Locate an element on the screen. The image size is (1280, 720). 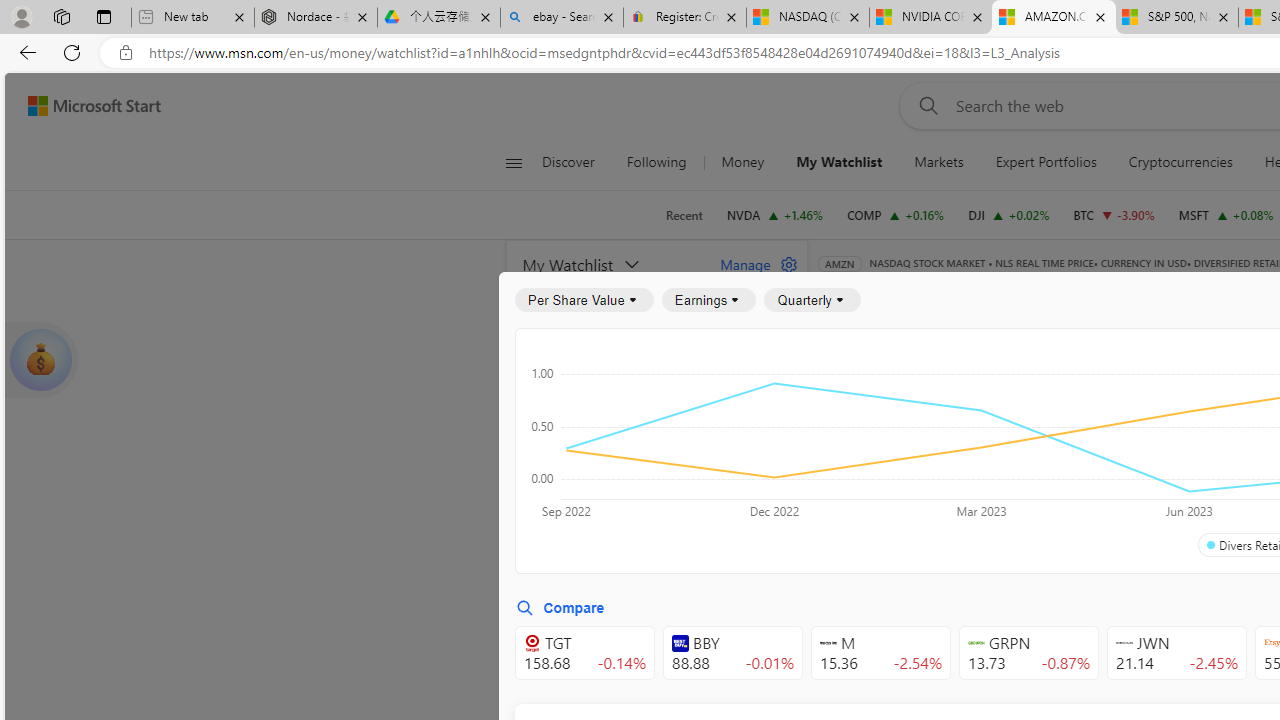
'Money' is located at coordinates (742, 162).